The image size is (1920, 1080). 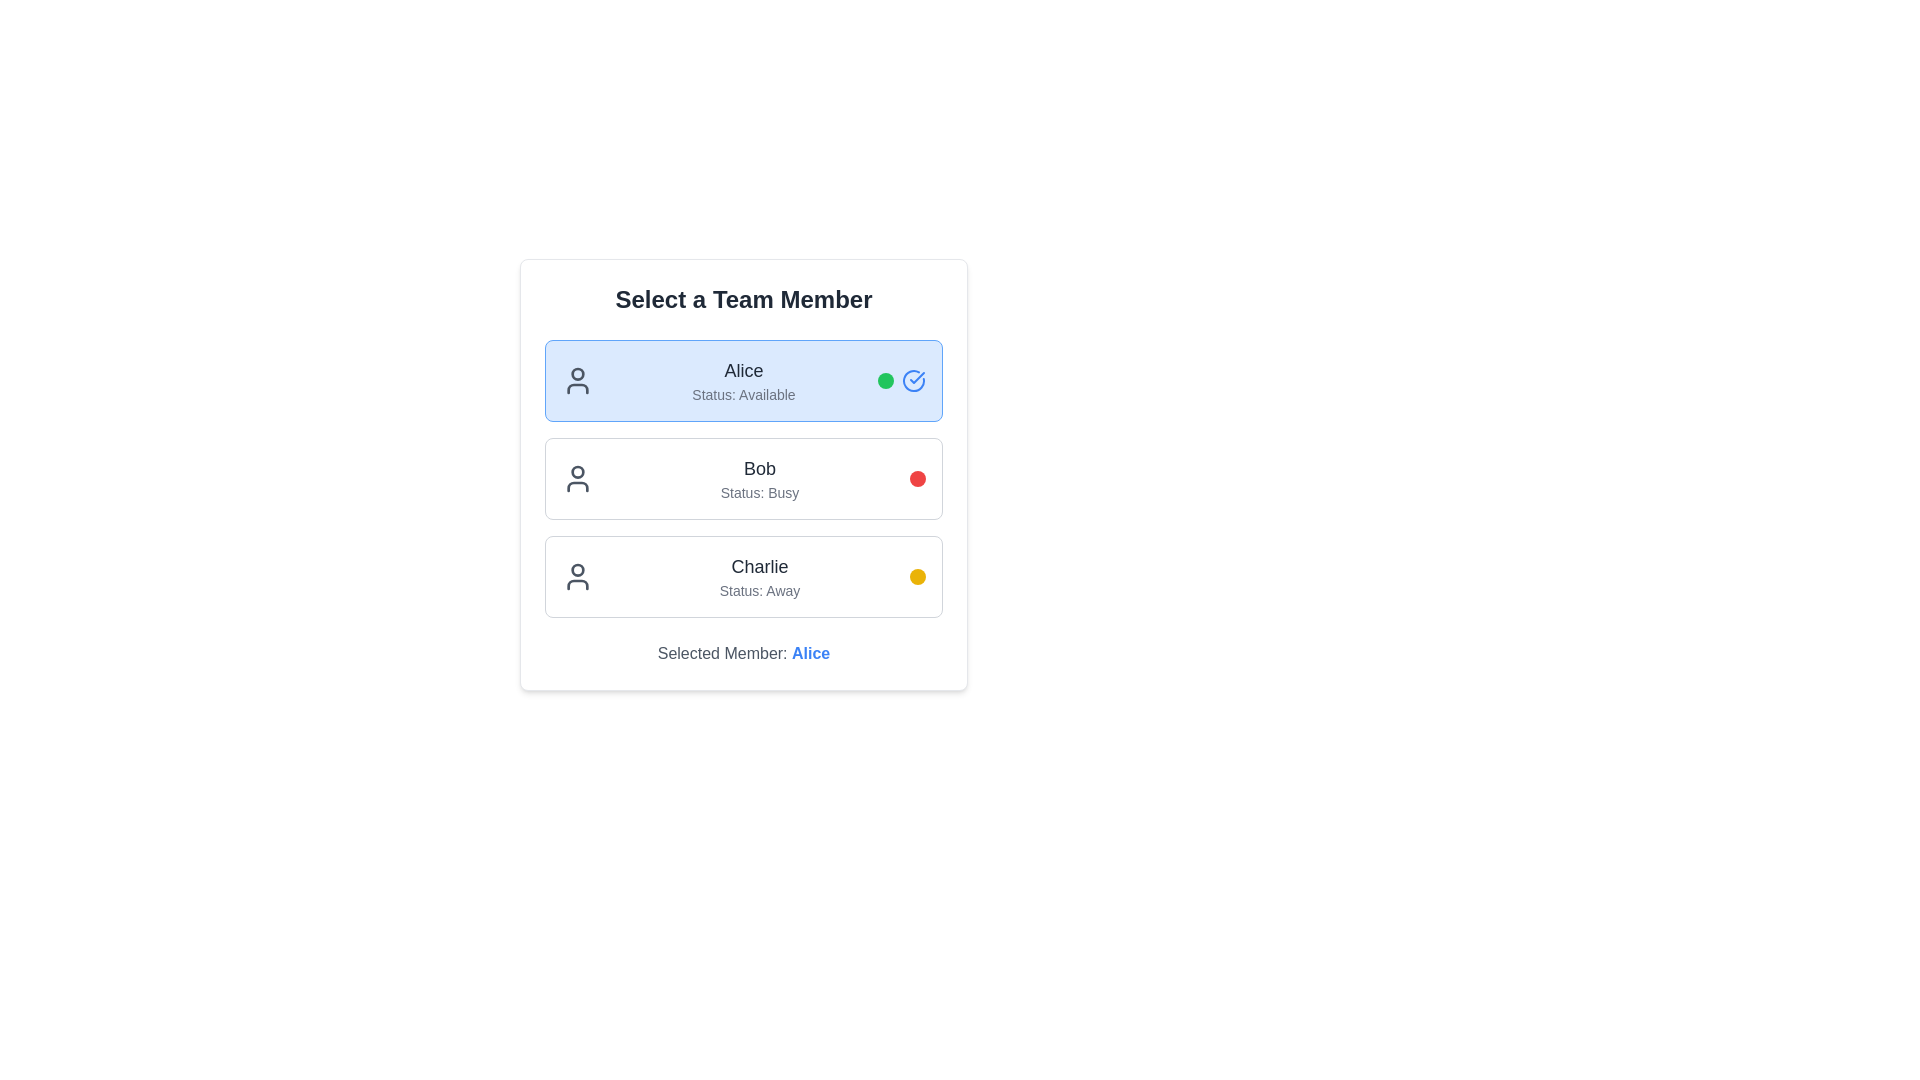 What do you see at coordinates (758, 493) in the screenshot?
I see `the text label displaying 'Status: Busy', which is styled with a small font size and light gray color, located below the name 'Bob'` at bounding box center [758, 493].